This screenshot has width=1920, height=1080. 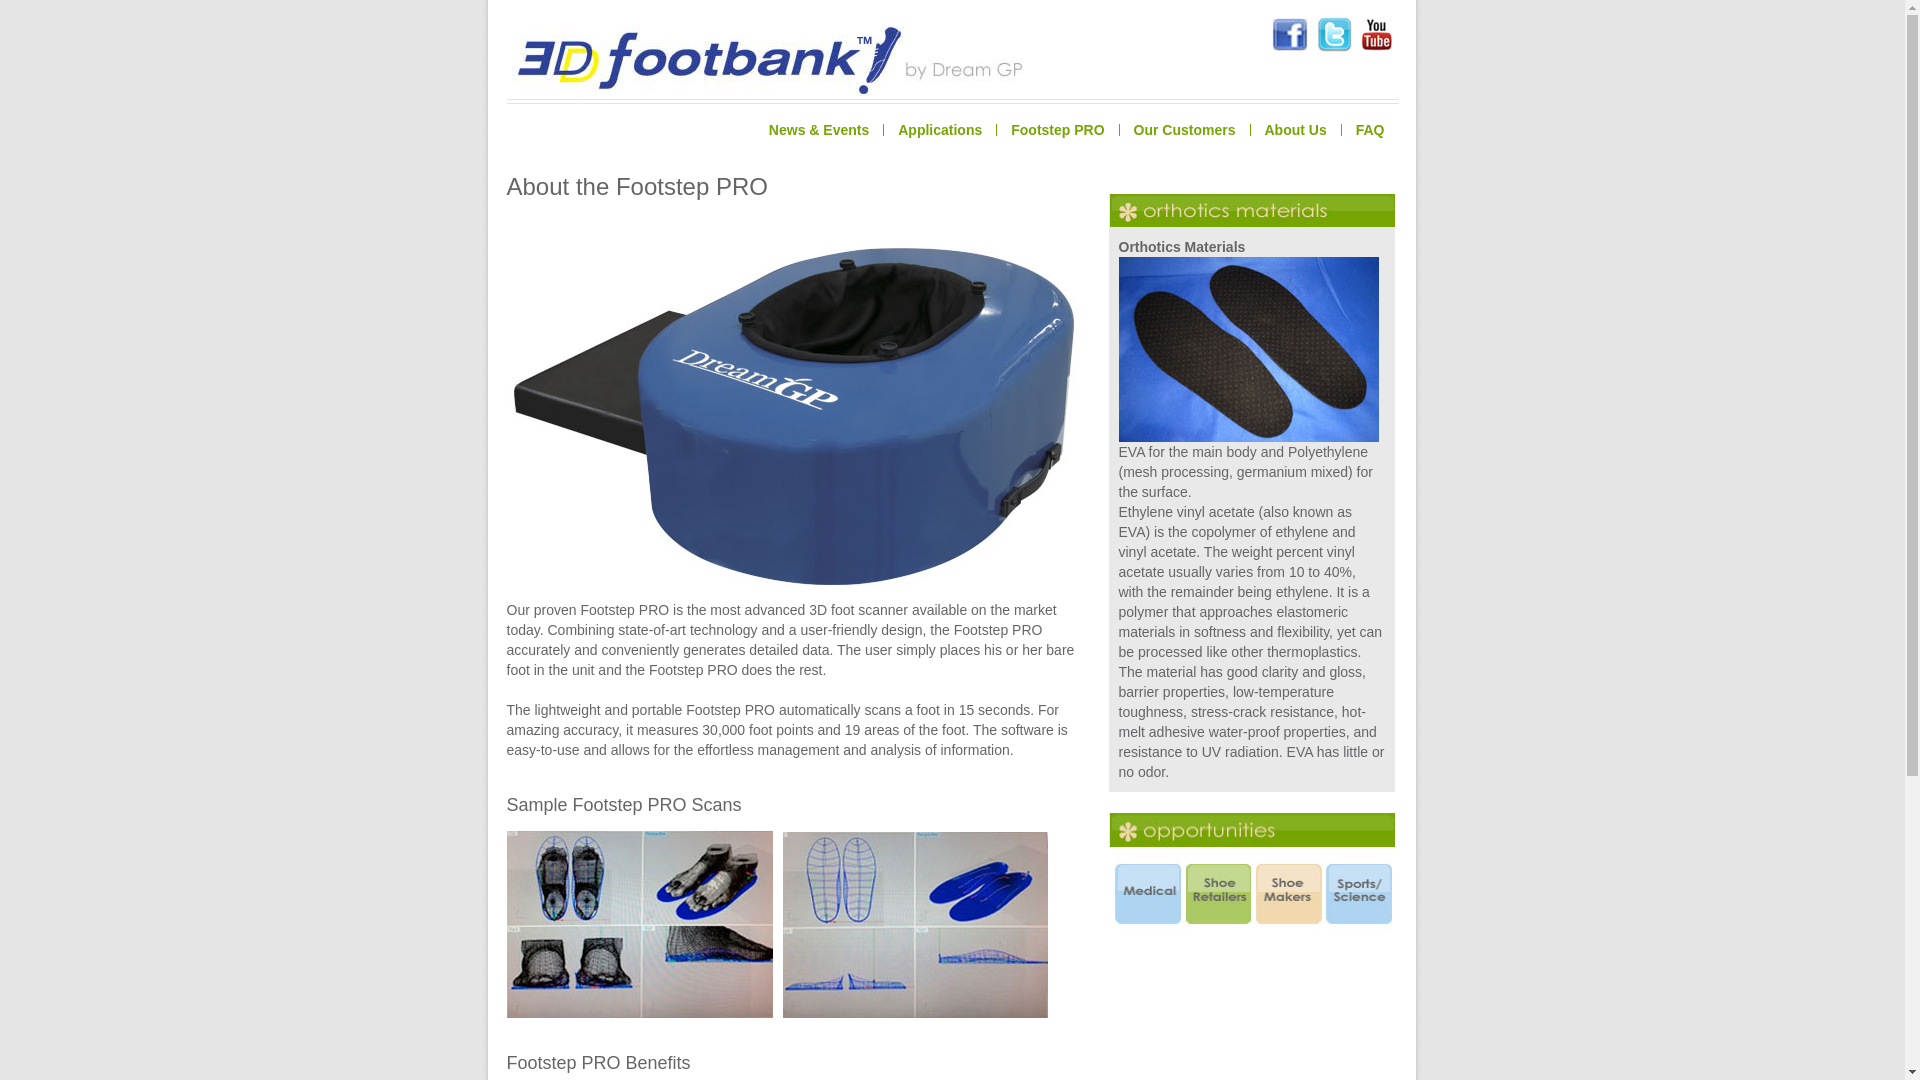 What do you see at coordinates (1368, 130) in the screenshot?
I see `'FAQ'` at bounding box center [1368, 130].